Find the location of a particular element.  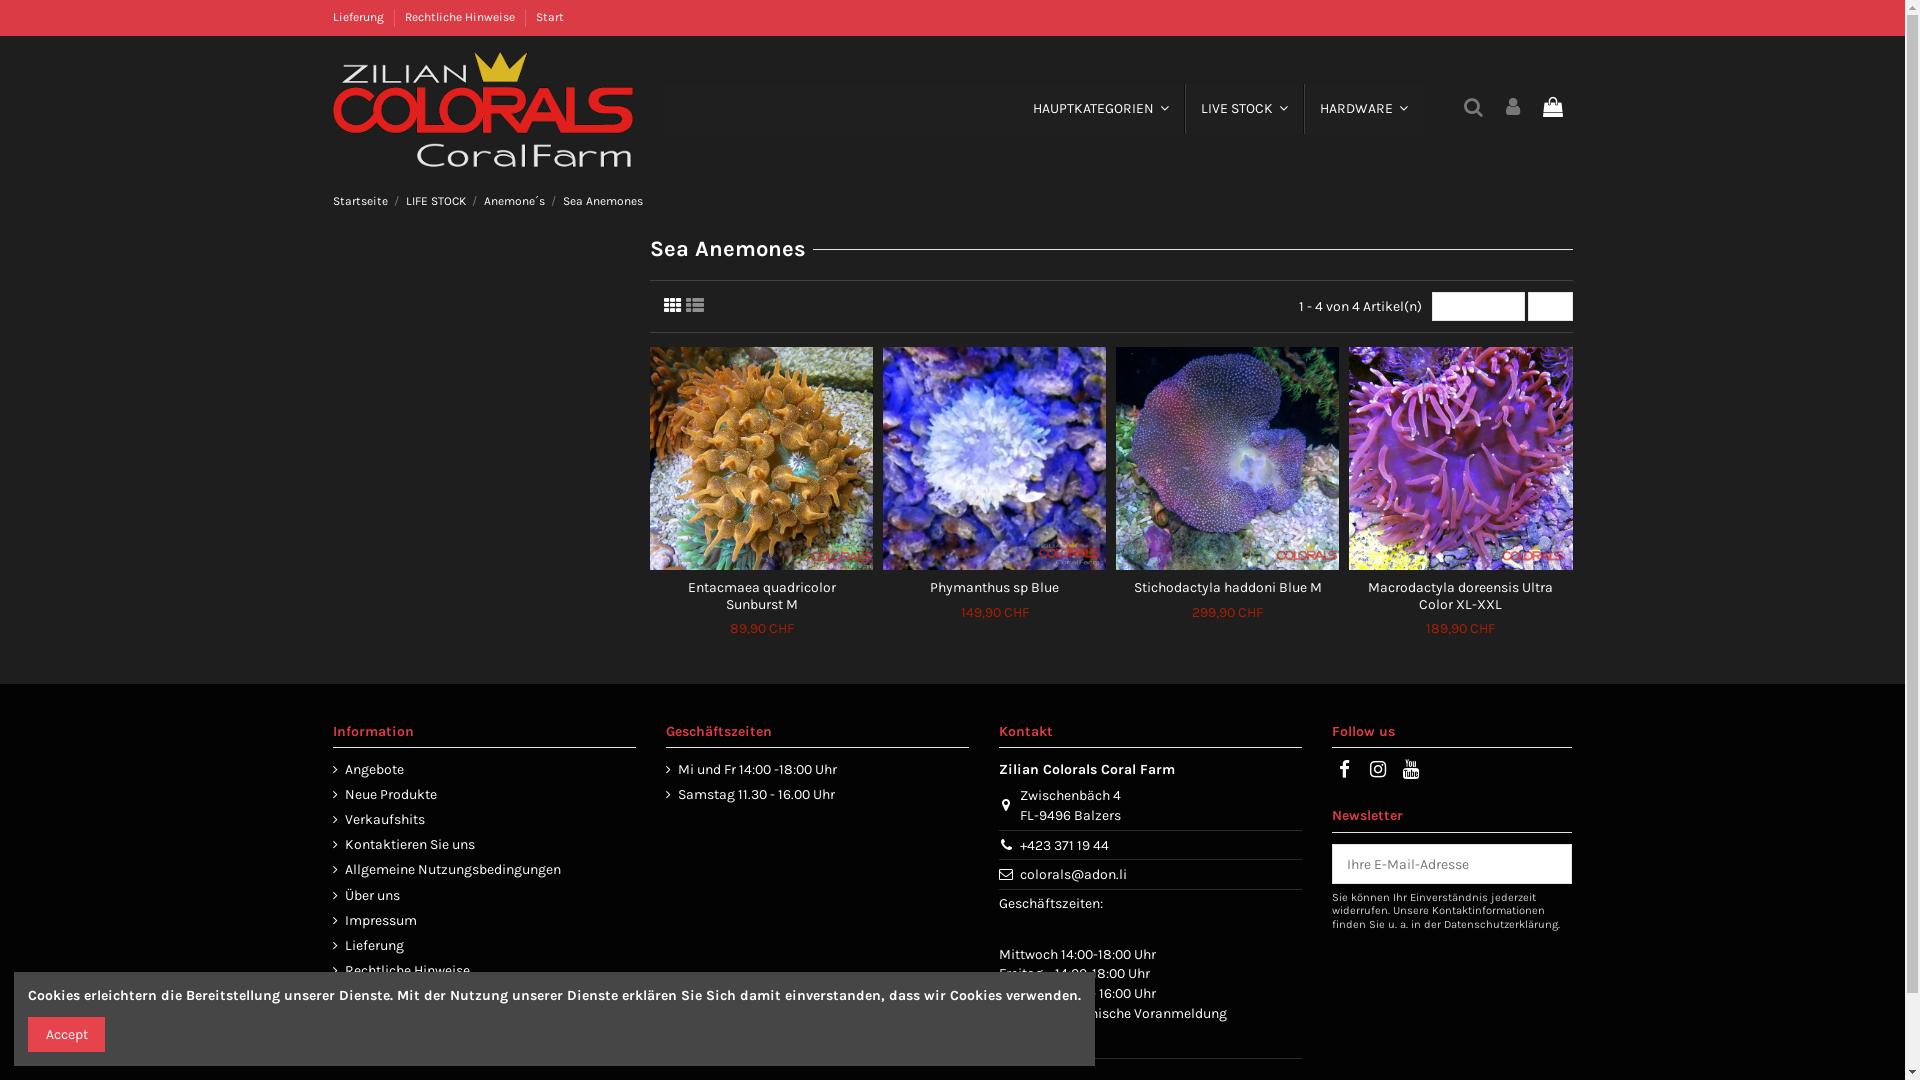

'Angebote' is located at coordinates (331, 769).